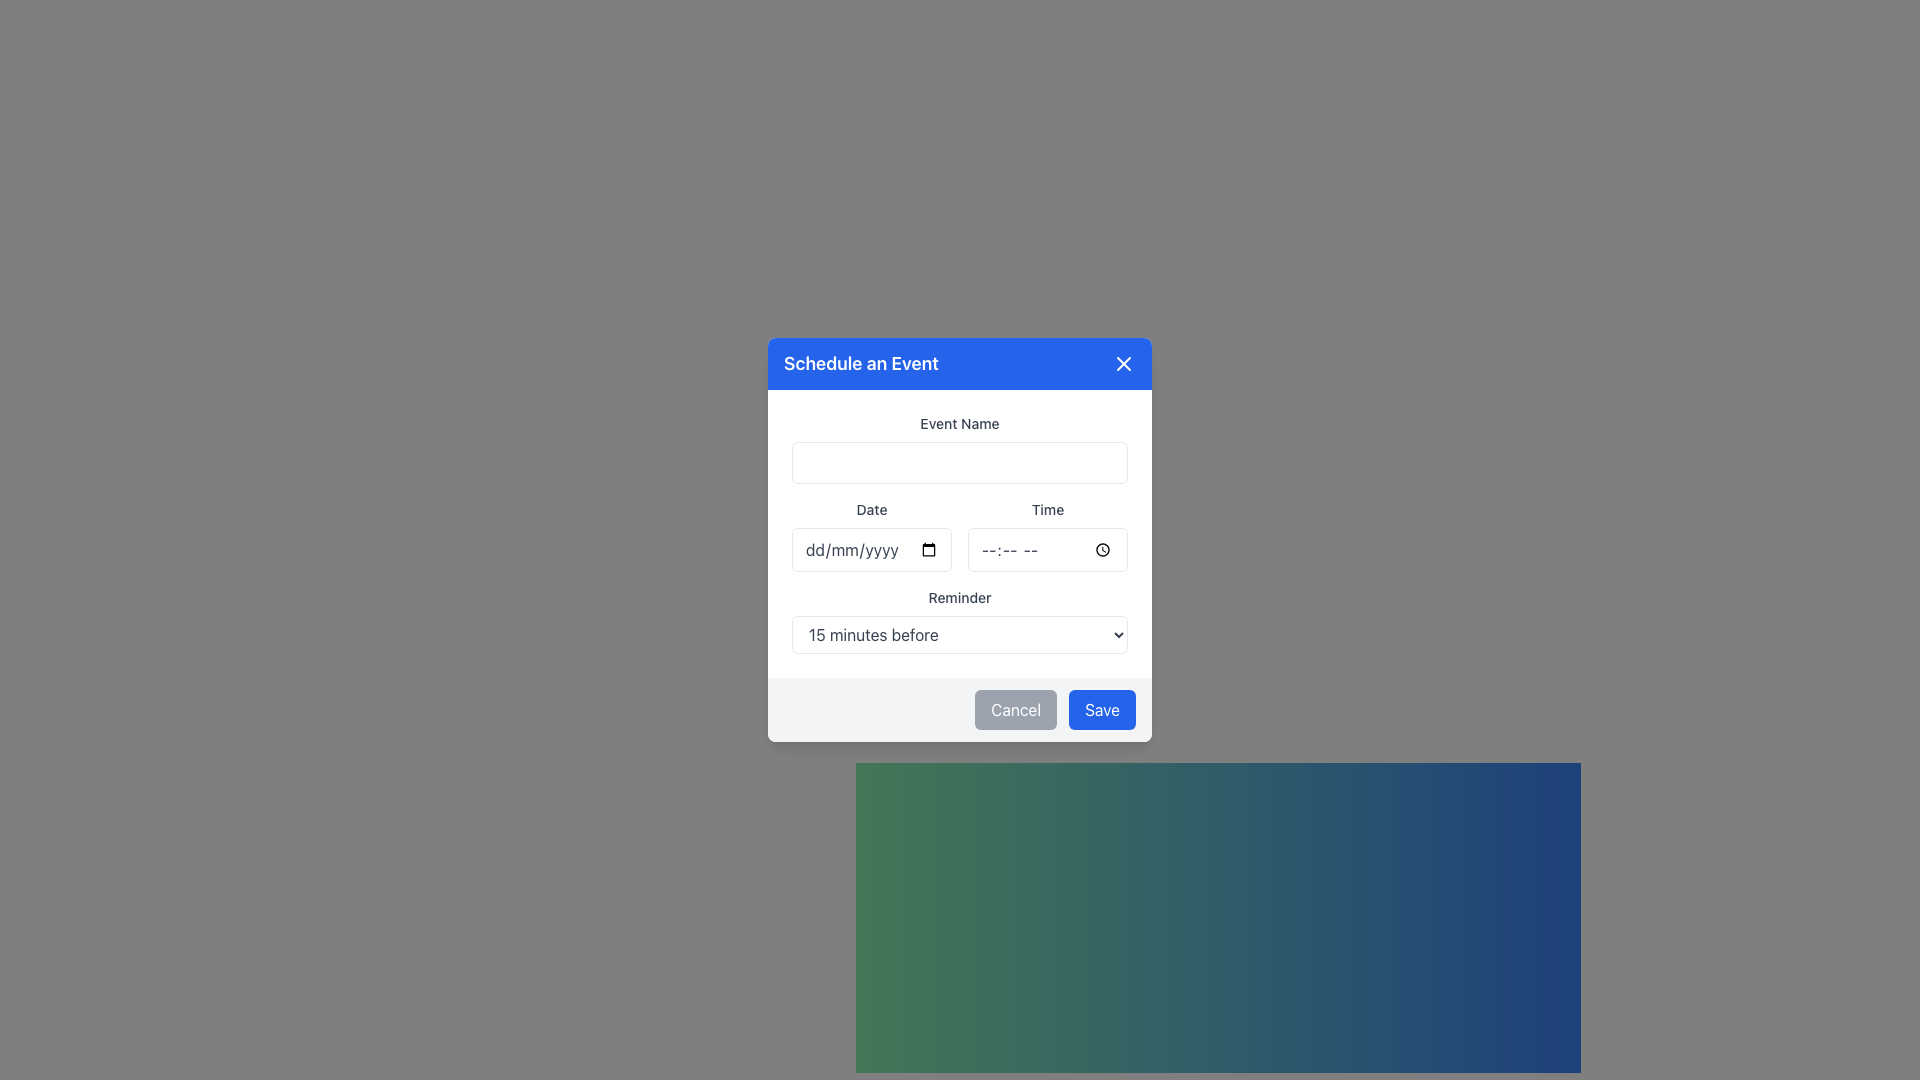 The image size is (1920, 1080). I want to click on the close button located in the top-right corner of the blue title bar labeled 'Schedule an Event', so click(1123, 363).